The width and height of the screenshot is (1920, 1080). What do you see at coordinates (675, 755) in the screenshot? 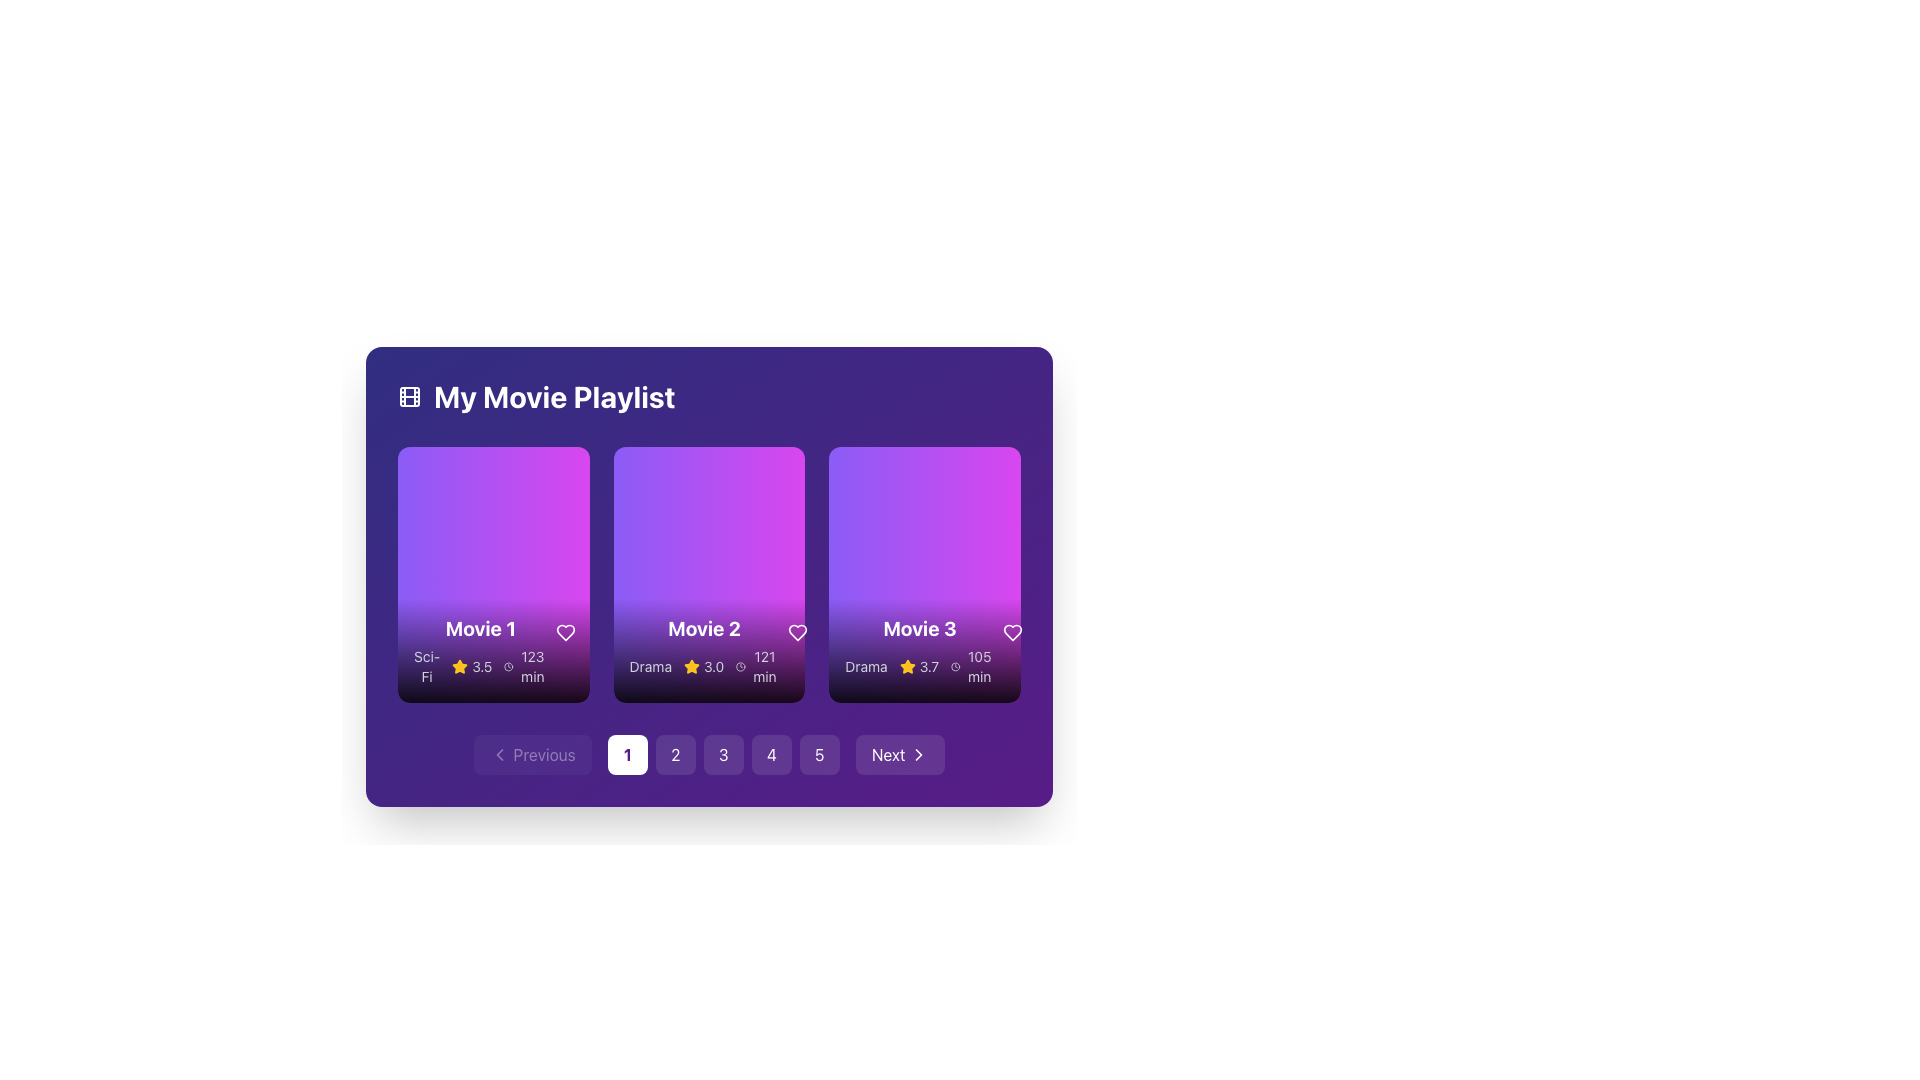
I see `the second pagination button for navigating to the second page of the movie playlist` at bounding box center [675, 755].